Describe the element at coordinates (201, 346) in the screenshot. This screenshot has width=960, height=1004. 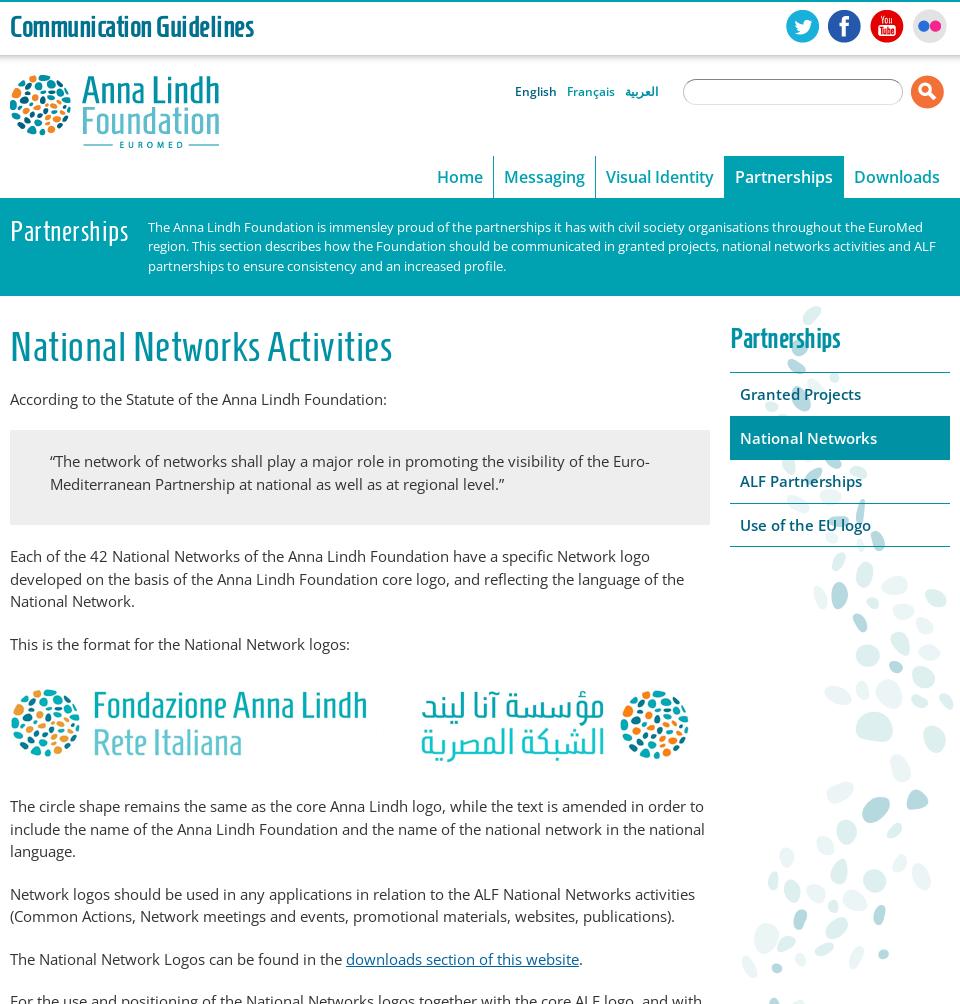
I see `'National Networks Activities'` at that location.